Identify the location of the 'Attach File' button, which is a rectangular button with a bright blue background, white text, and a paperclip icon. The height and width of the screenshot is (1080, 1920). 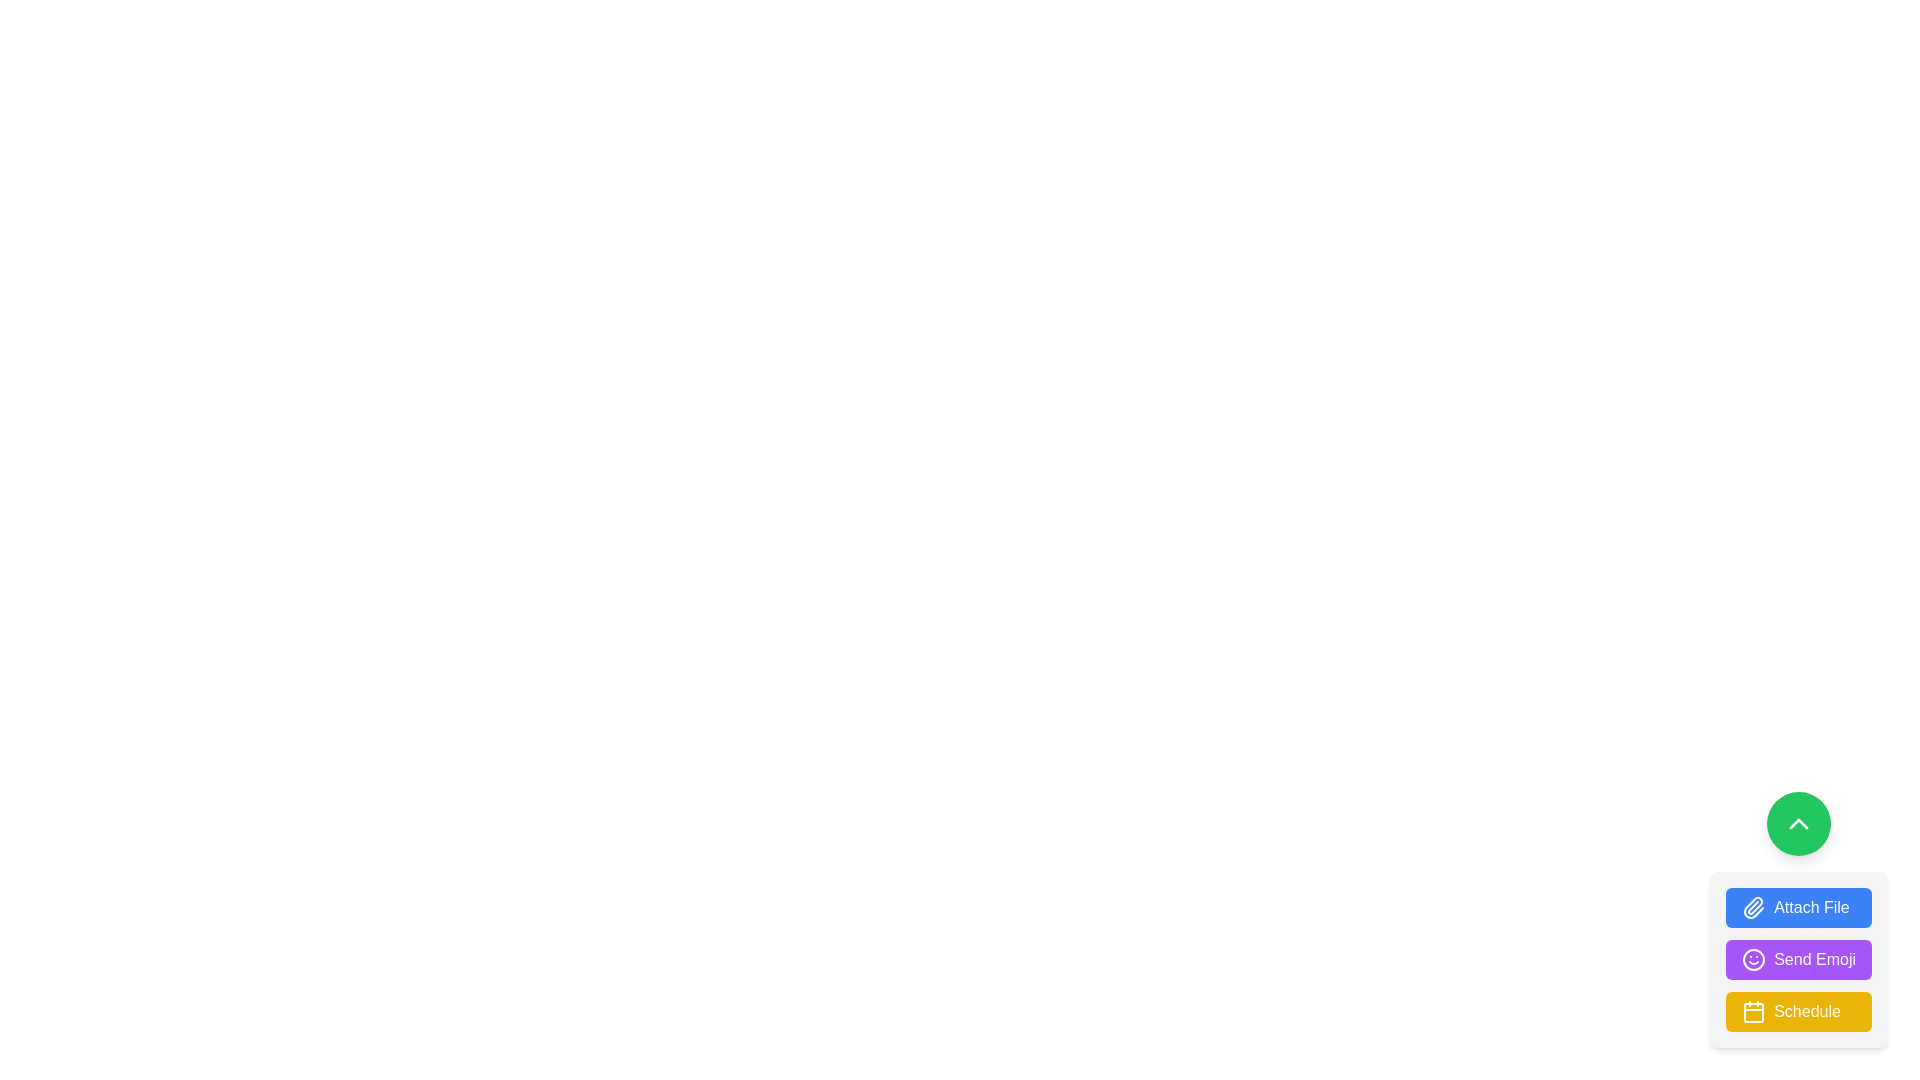
(1799, 907).